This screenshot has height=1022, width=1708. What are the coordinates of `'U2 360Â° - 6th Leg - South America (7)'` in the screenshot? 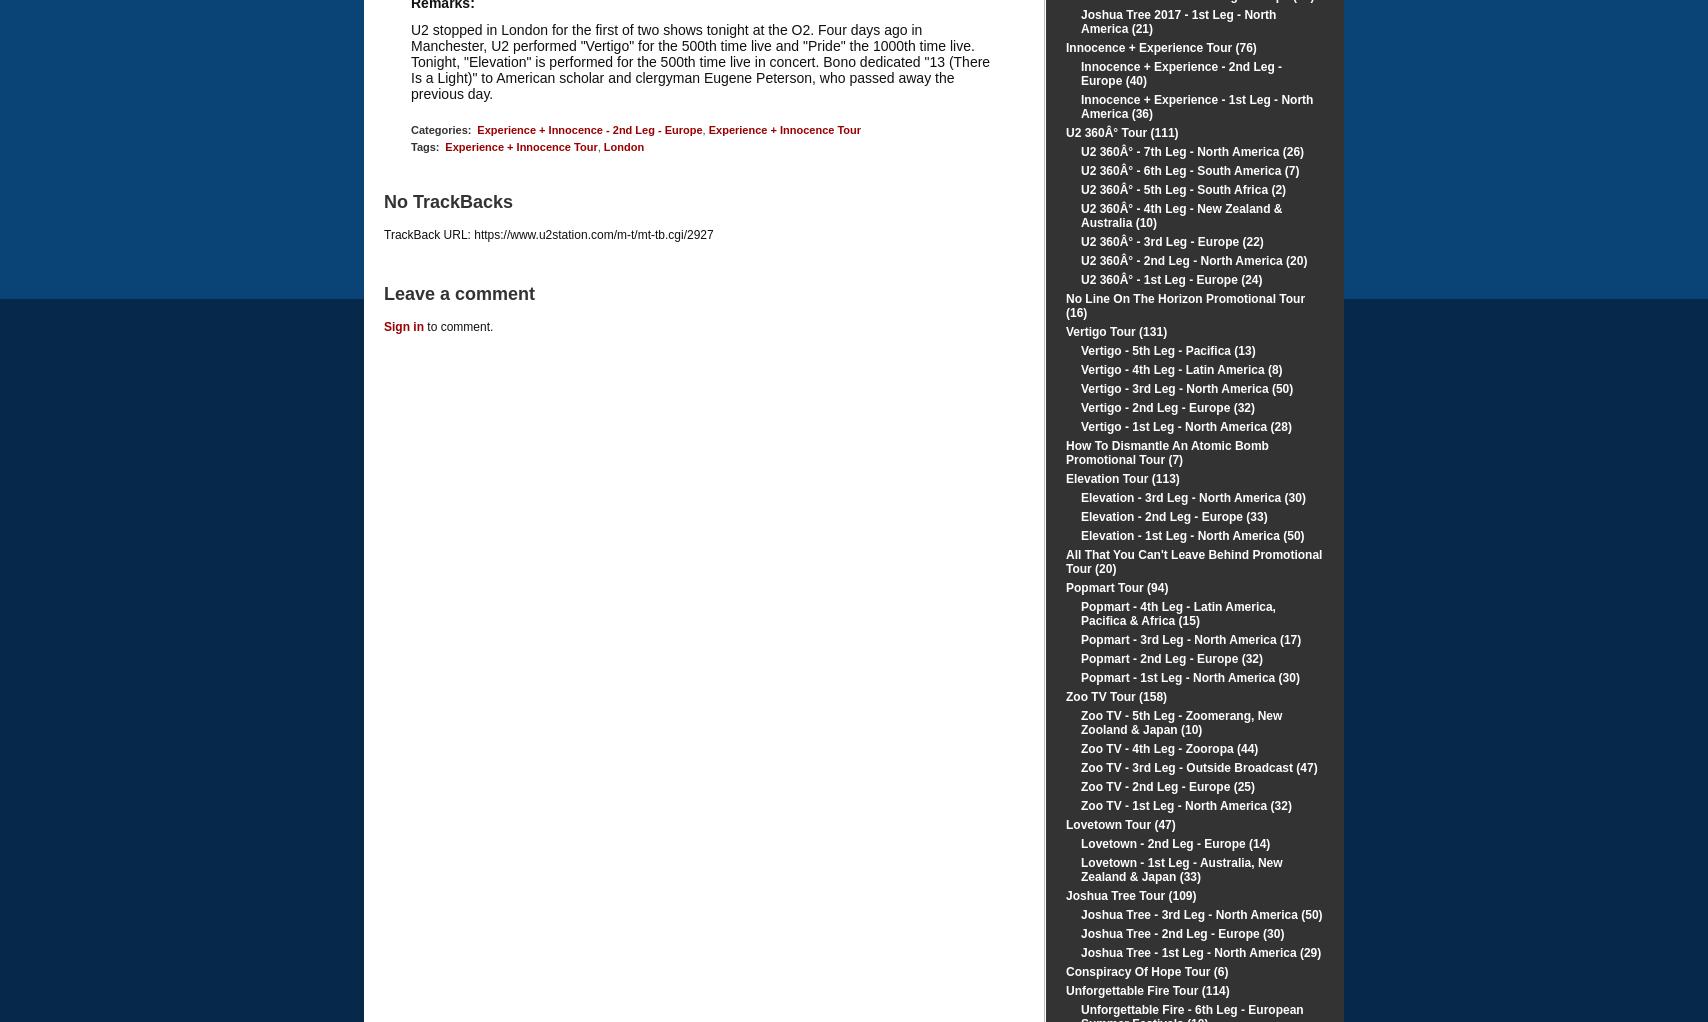 It's located at (1189, 169).